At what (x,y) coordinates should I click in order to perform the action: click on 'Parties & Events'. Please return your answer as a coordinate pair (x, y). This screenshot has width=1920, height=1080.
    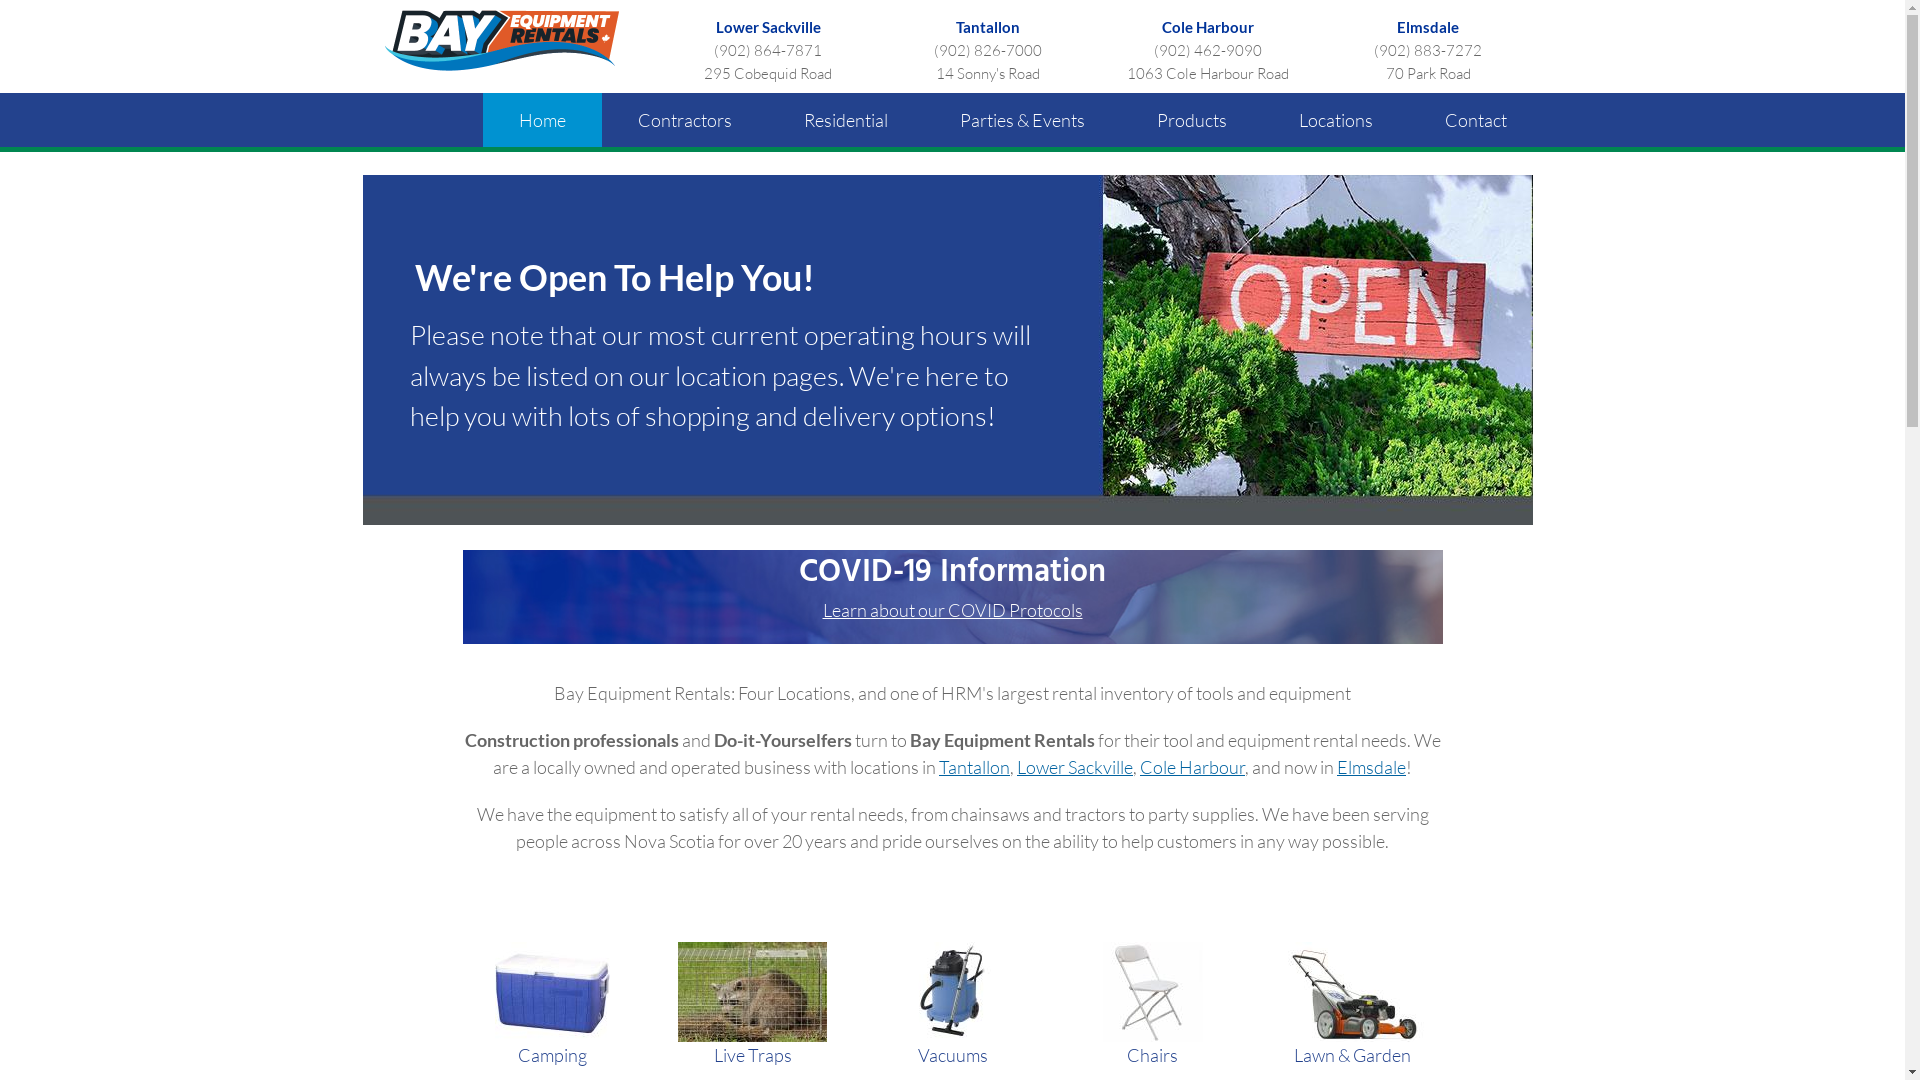
    Looking at the image, I should click on (1022, 119).